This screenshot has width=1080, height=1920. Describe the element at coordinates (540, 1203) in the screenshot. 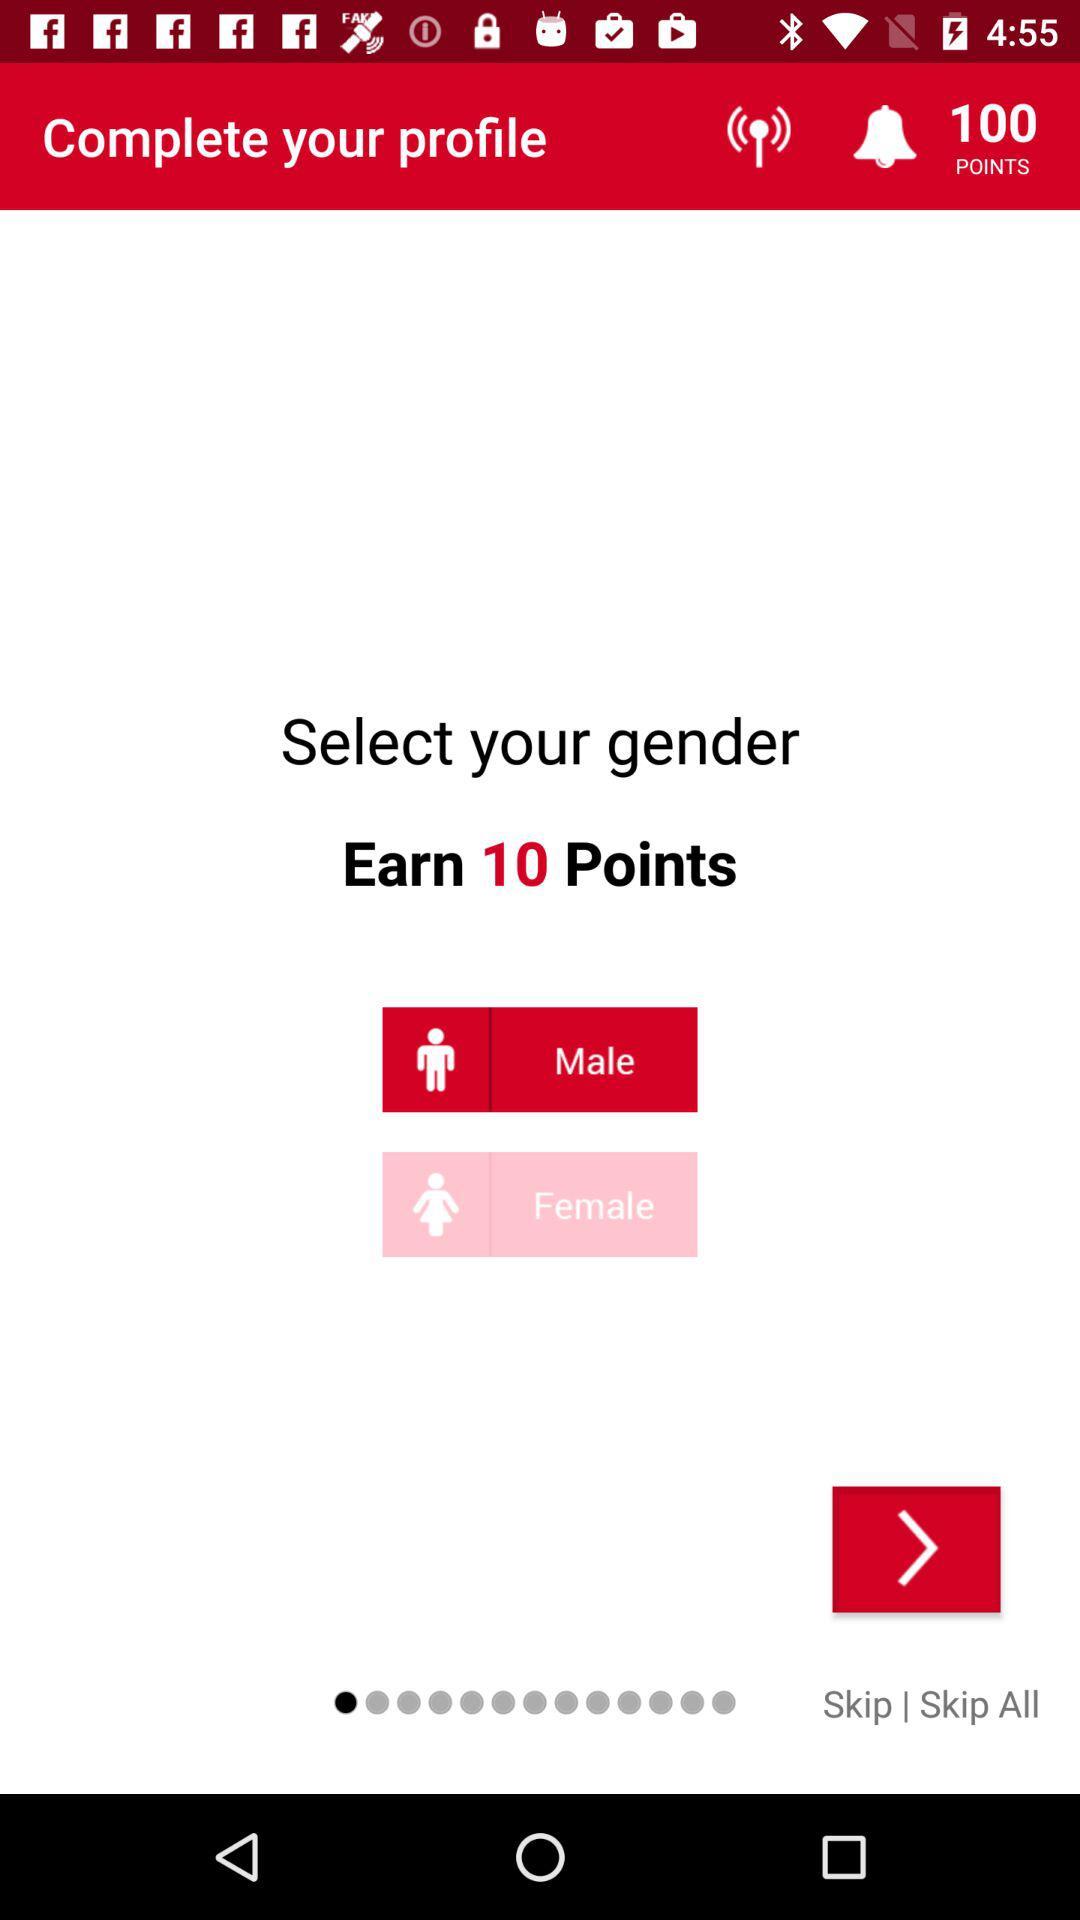

I see `female as gender` at that location.